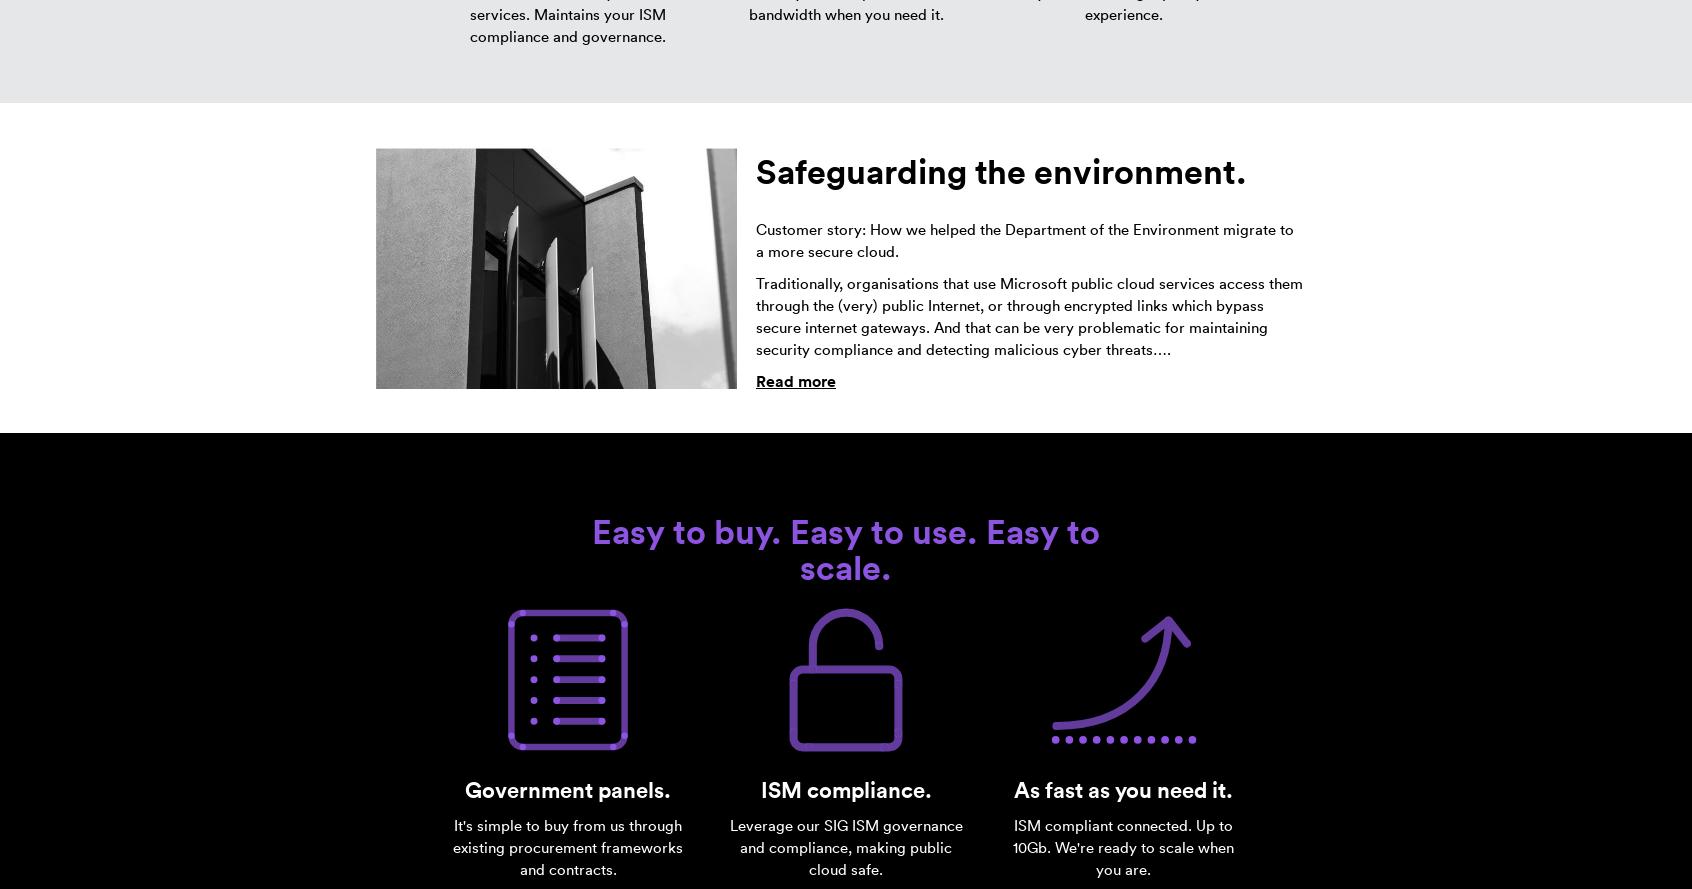 The image size is (1692, 889). I want to click on 'Leverage our SIG ISM governance and compliance, making public cloud safe.', so click(728, 846).